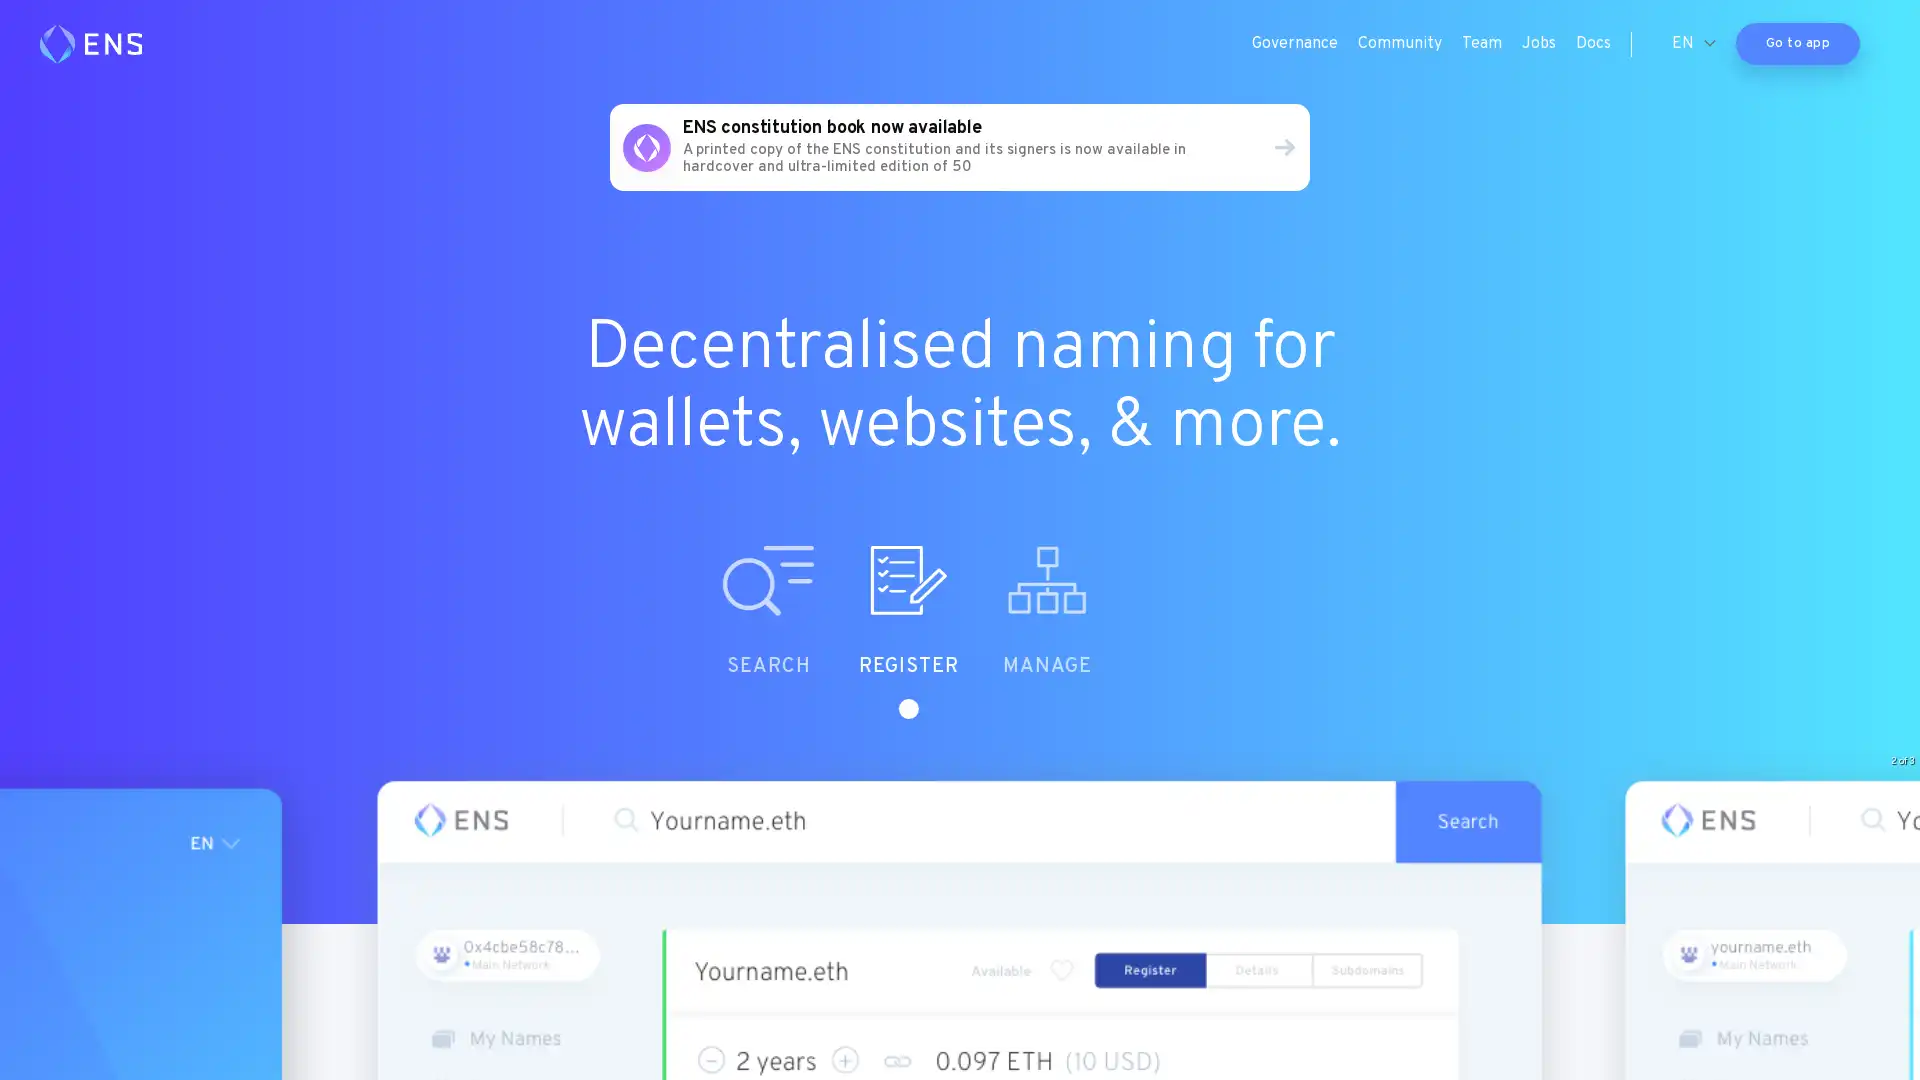 The width and height of the screenshot is (1920, 1080). Describe the element at coordinates (840, 632) in the screenshot. I see `slide item 1` at that location.